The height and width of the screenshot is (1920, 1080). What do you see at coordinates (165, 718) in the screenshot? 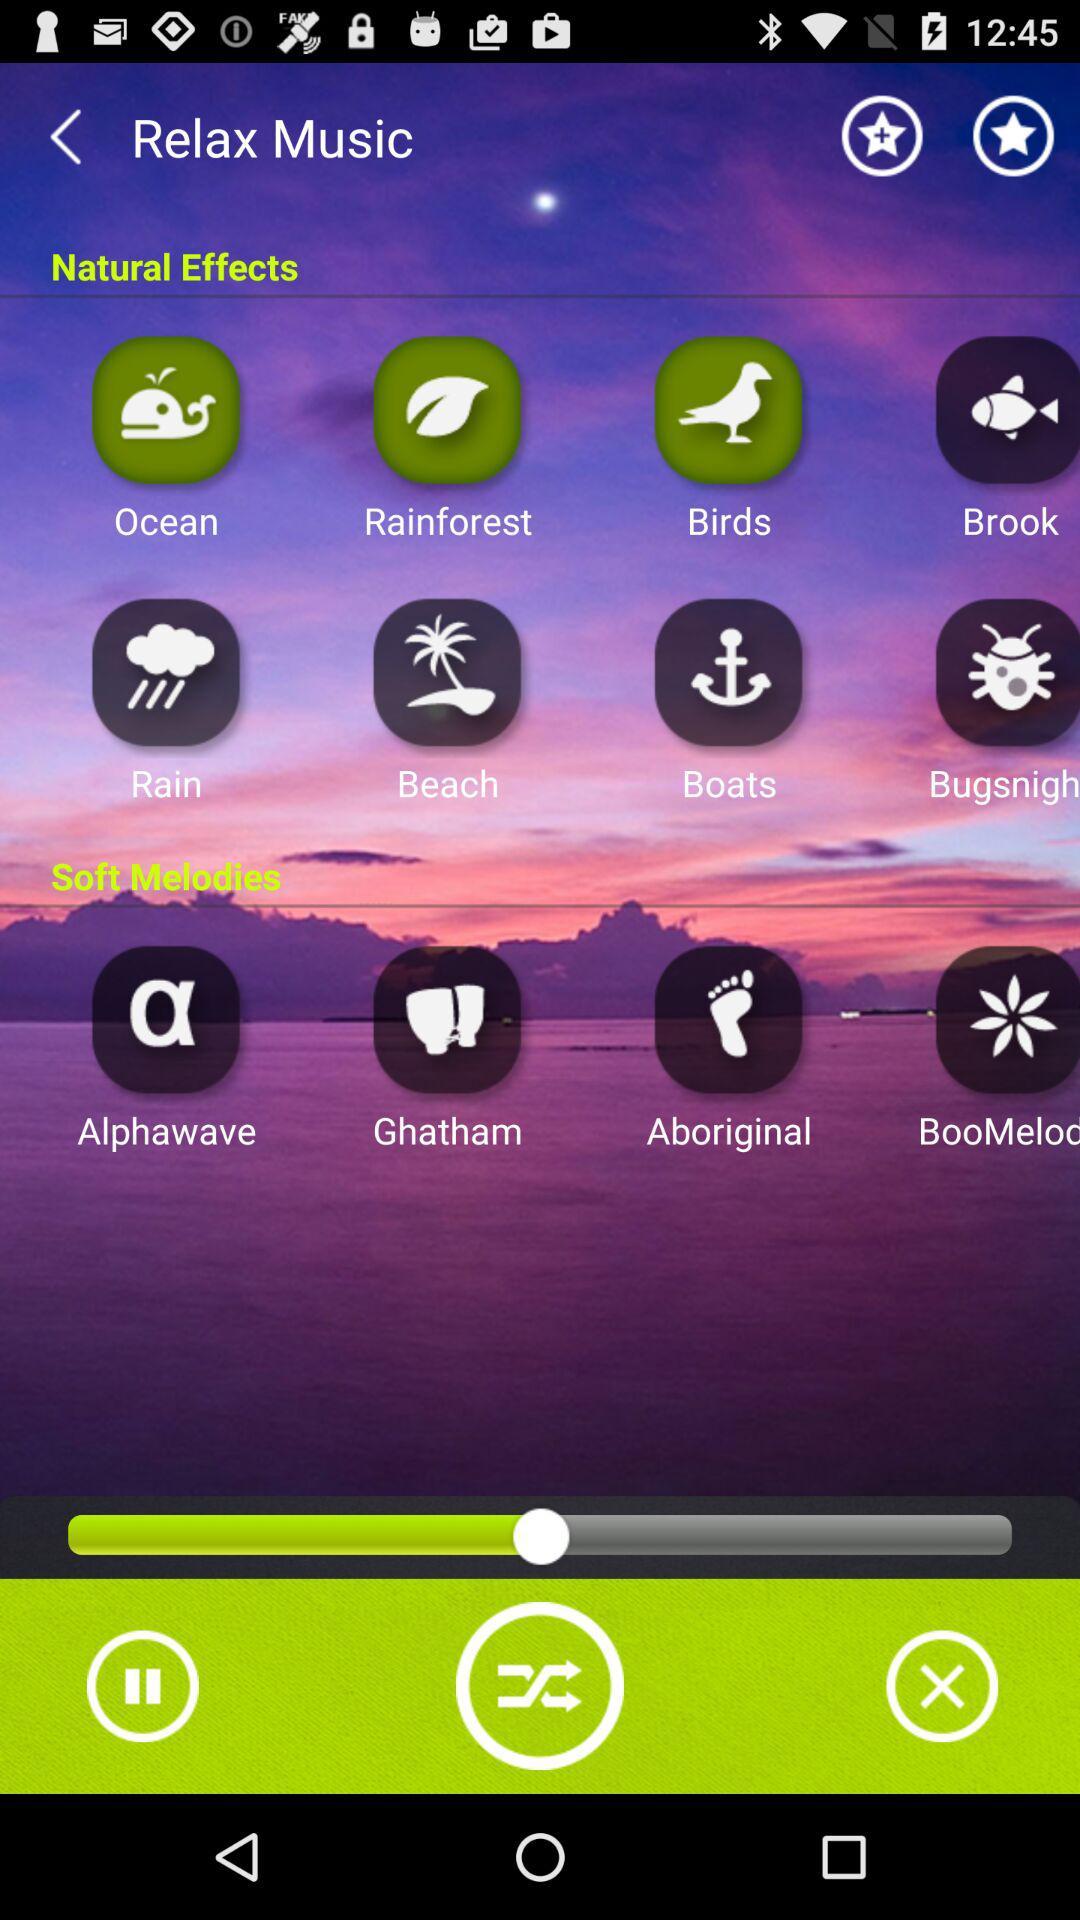
I see `the weather icon` at bounding box center [165, 718].